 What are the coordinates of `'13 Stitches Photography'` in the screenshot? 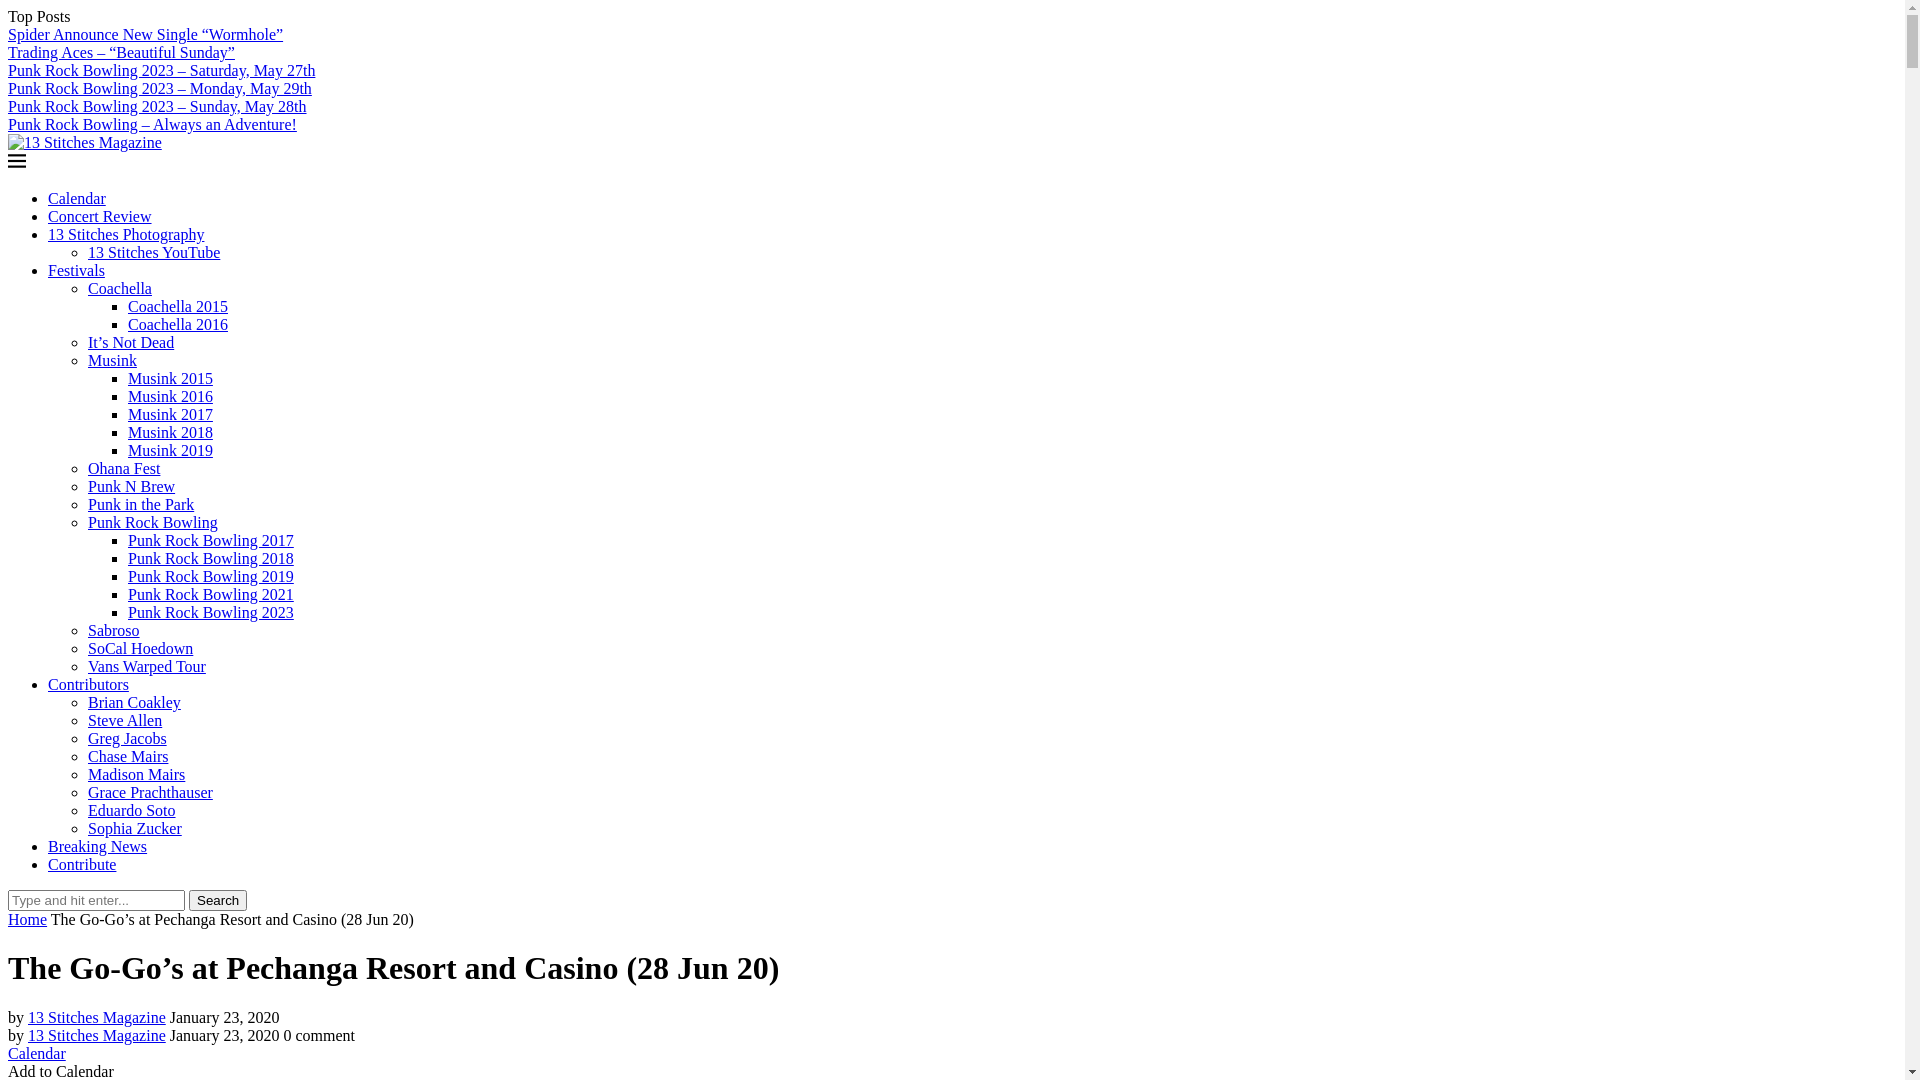 It's located at (48, 233).